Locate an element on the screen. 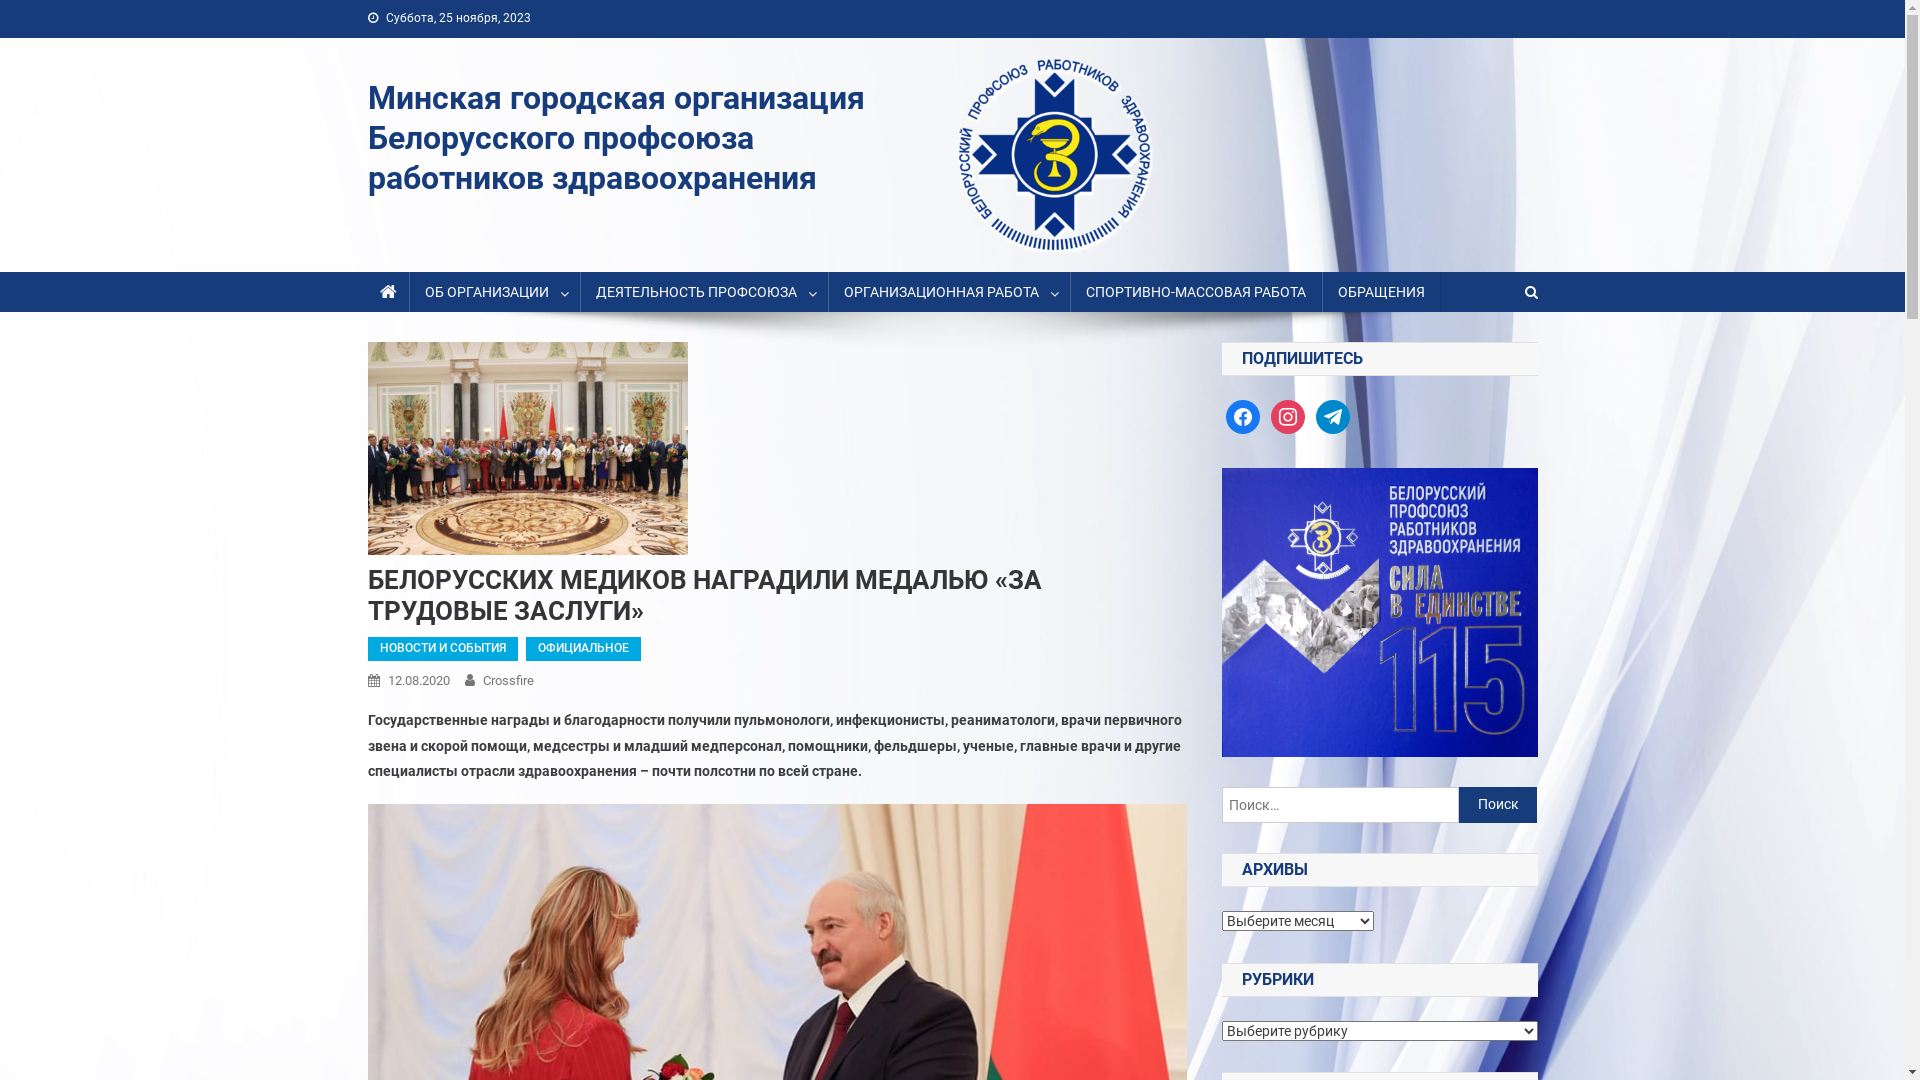 The image size is (1920, 1080). '12.08.2020' is located at coordinates (417, 679).